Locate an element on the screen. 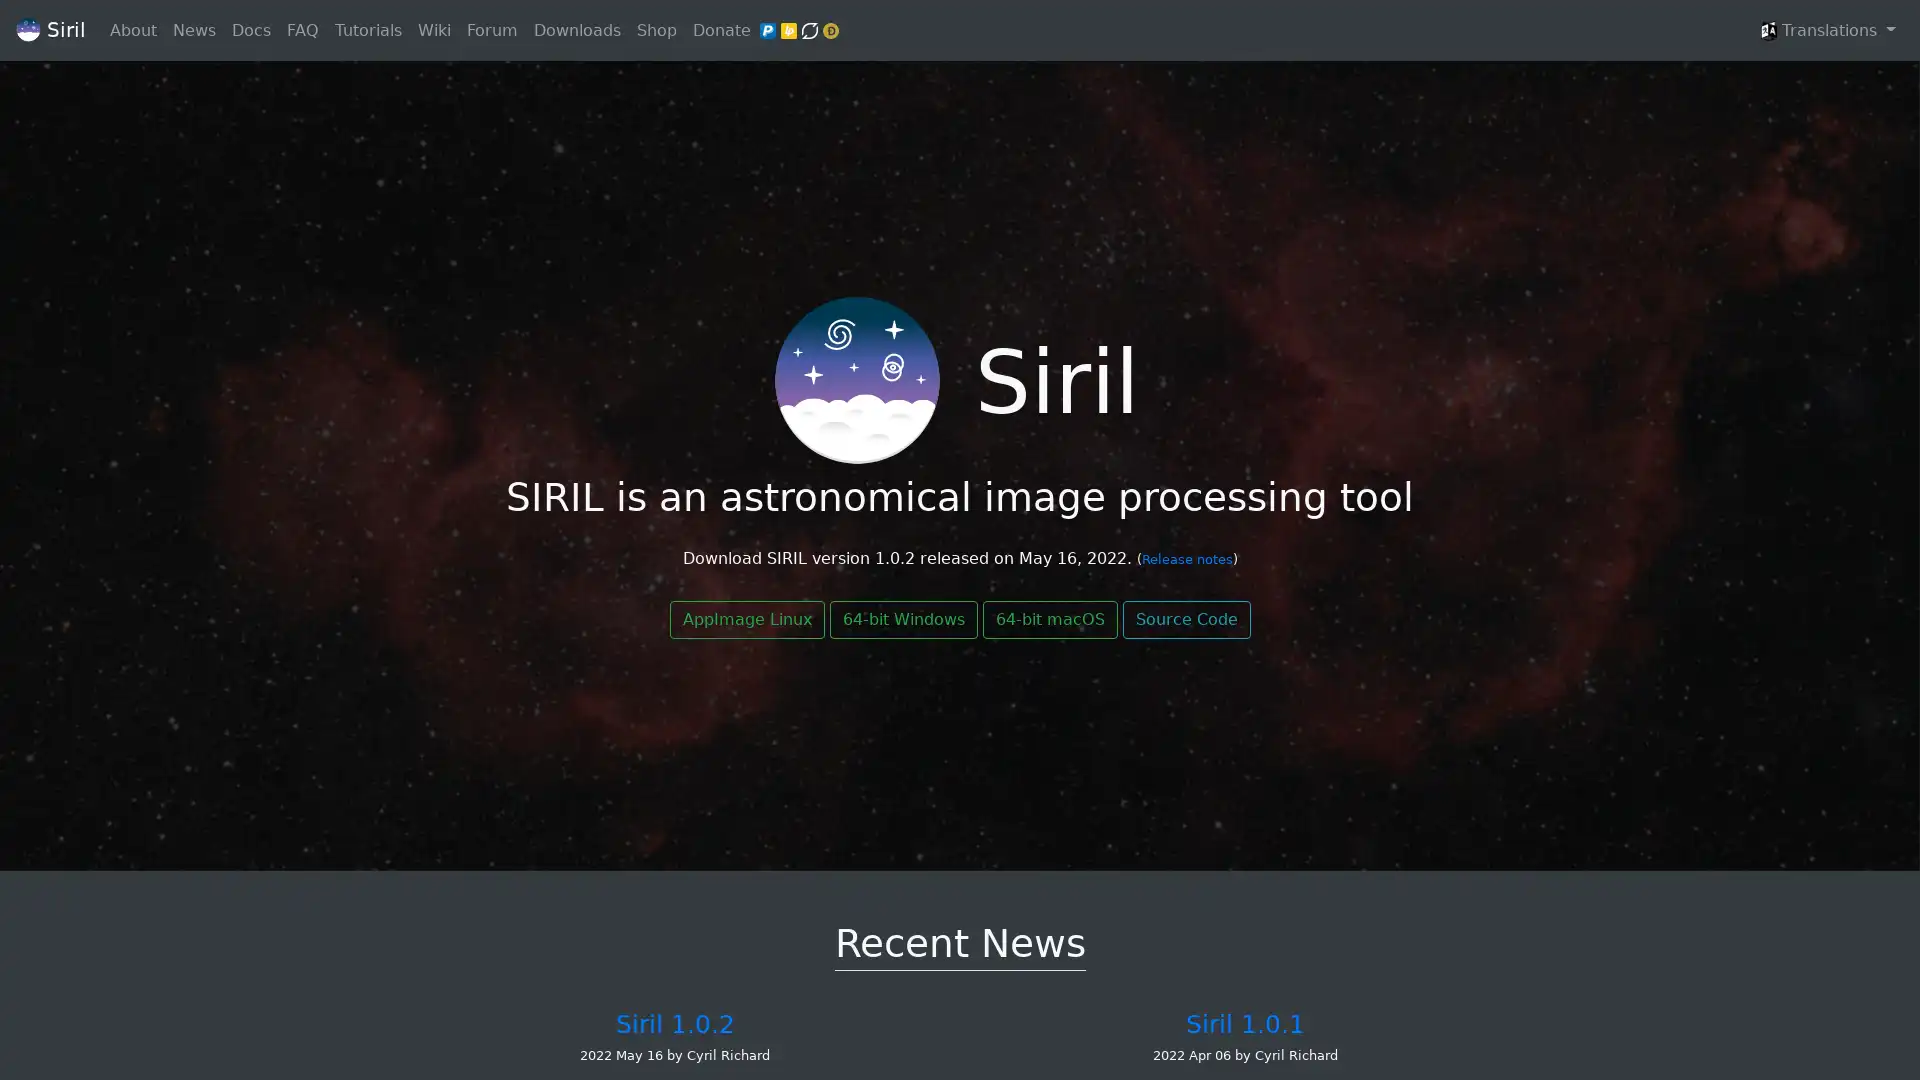 The height and width of the screenshot is (1080, 1920). 64-bit macOS is located at coordinates (1048, 619).